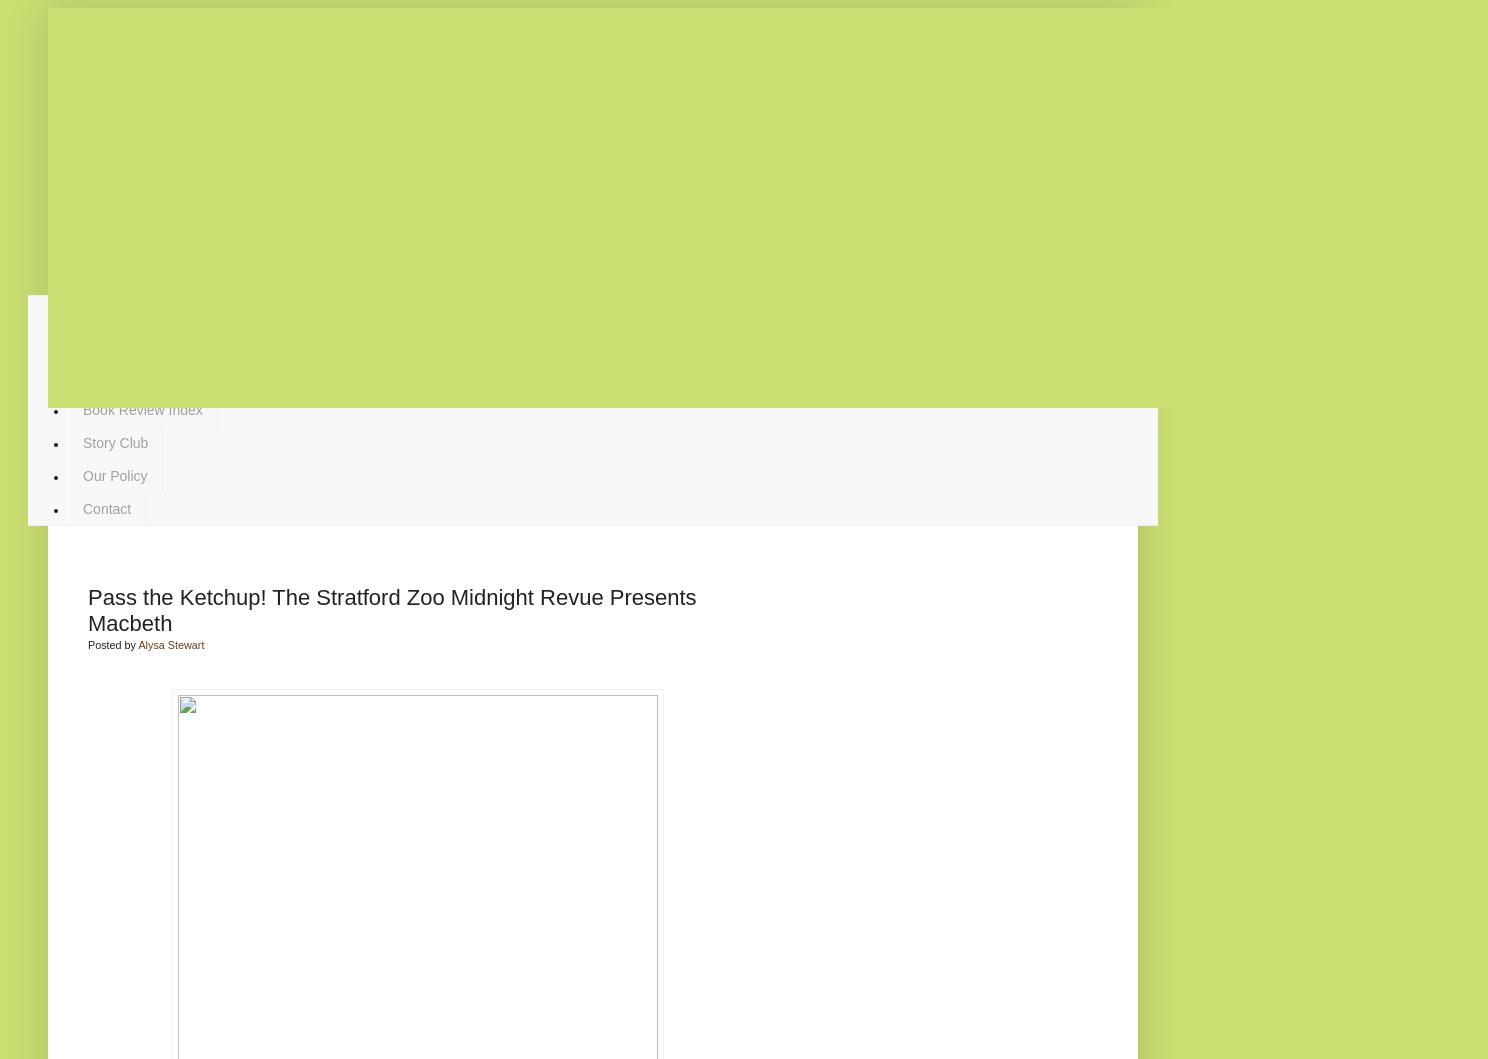  What do you see at coordinates (592, 243) in the screenshot?
I see `'EVEREAD   //   Always Reading   //   EVEREAD'` at bounding box center [592, 243].